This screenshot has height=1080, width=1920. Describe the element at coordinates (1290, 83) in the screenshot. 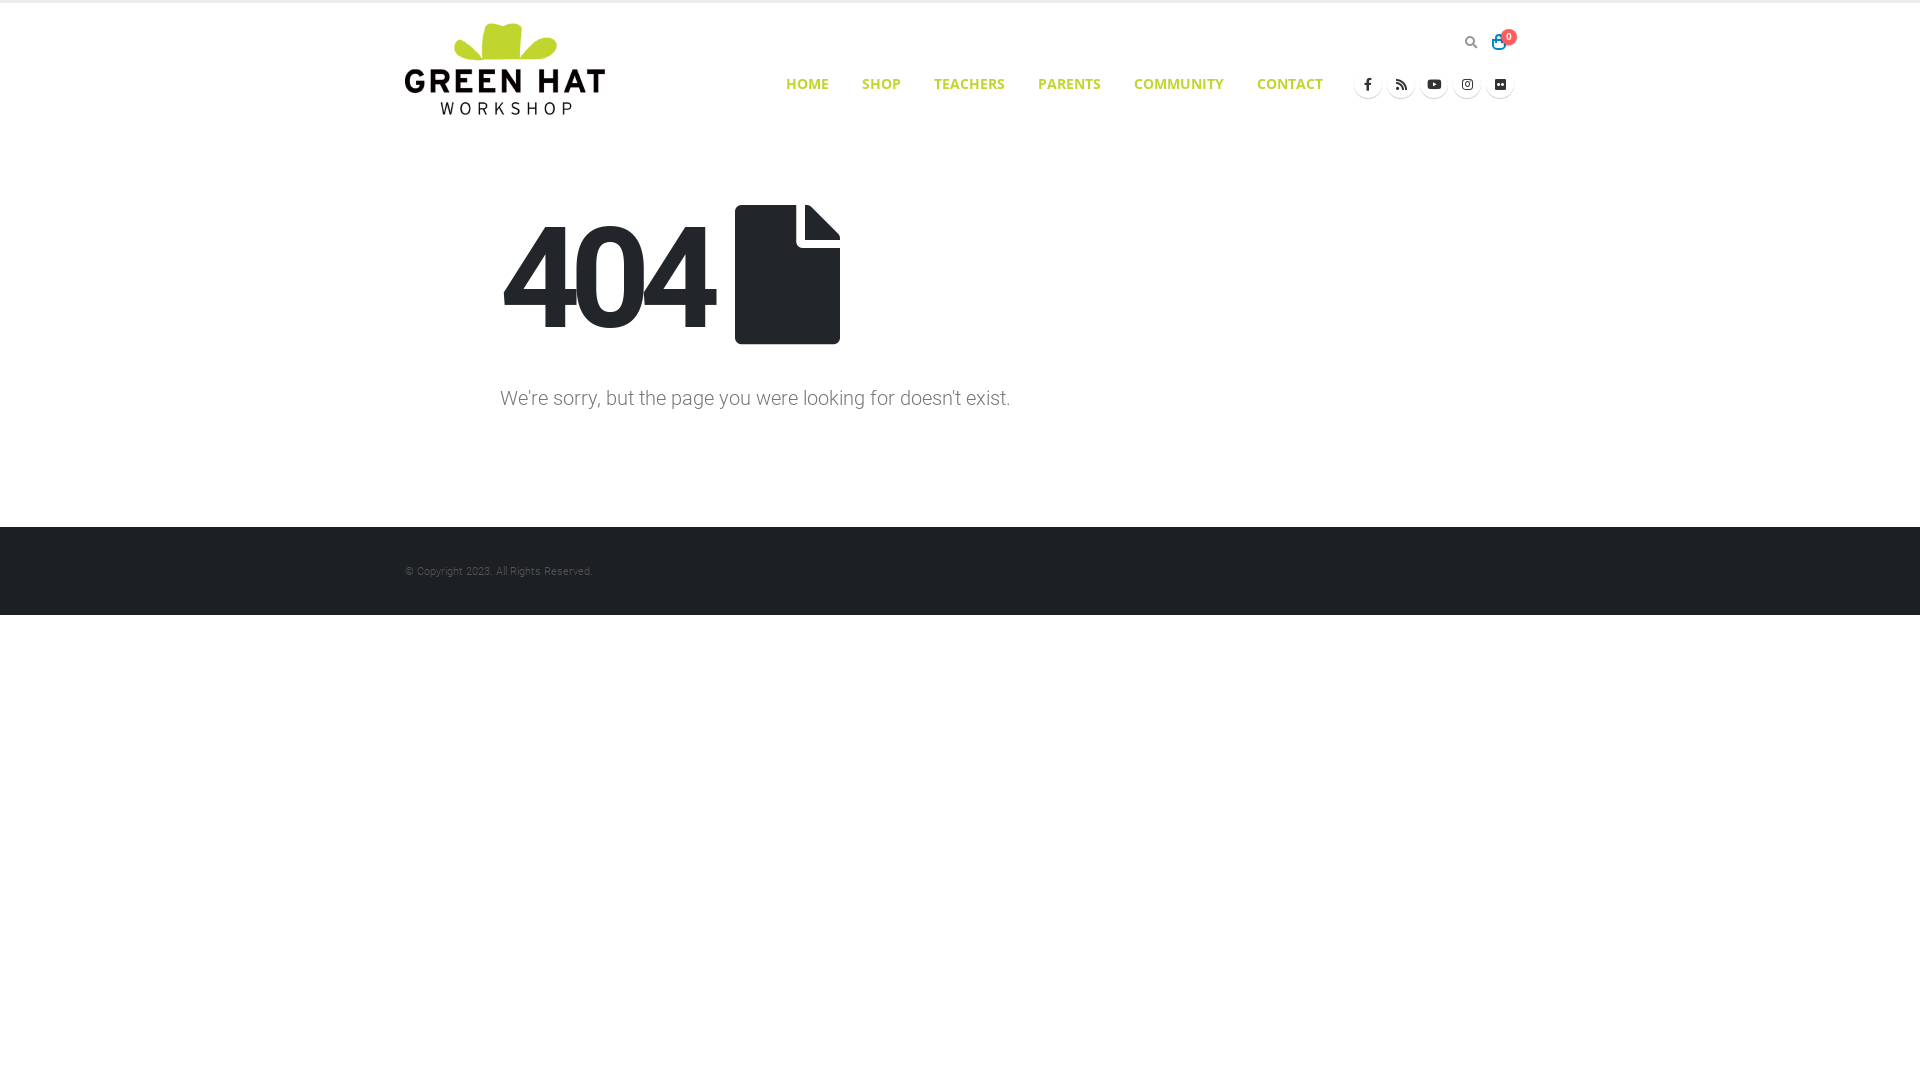

I see `'CONTACT'` at that location.